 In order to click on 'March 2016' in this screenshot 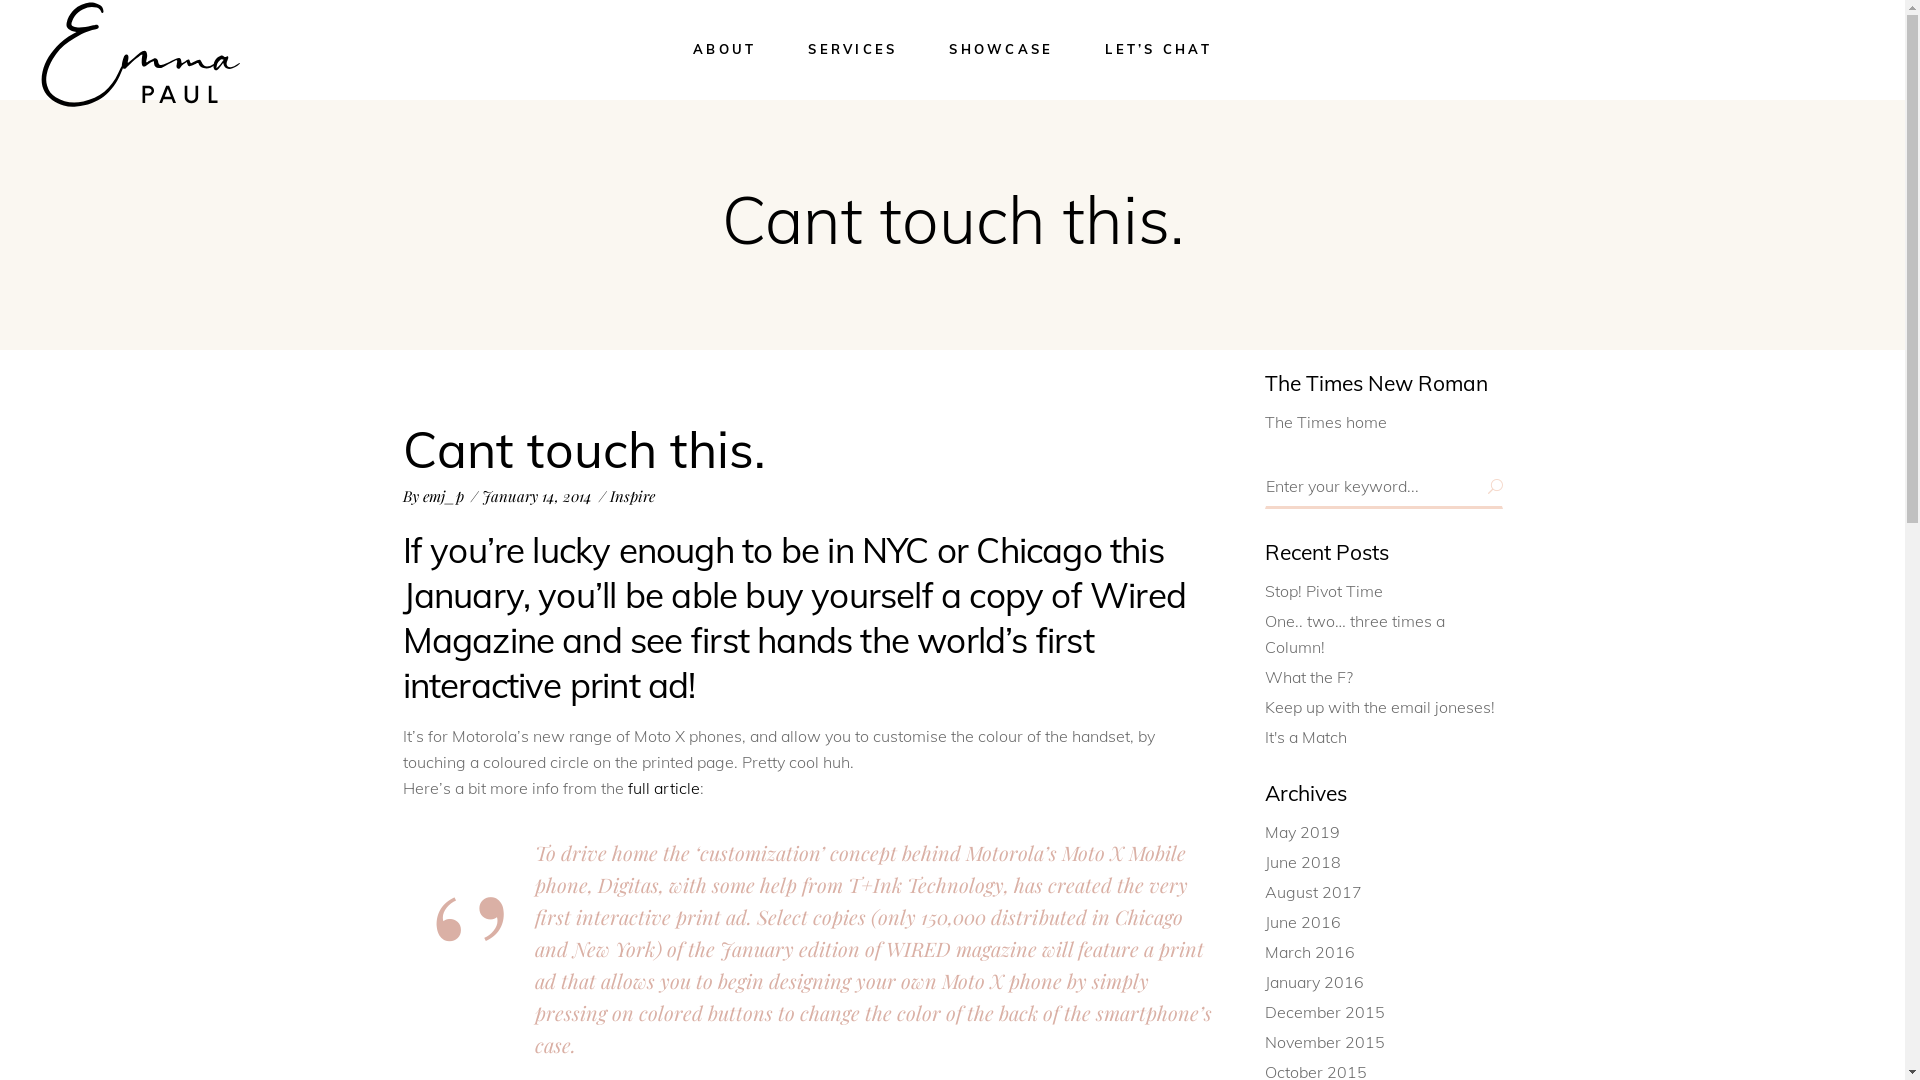, I will do `click(1264, 951)`.